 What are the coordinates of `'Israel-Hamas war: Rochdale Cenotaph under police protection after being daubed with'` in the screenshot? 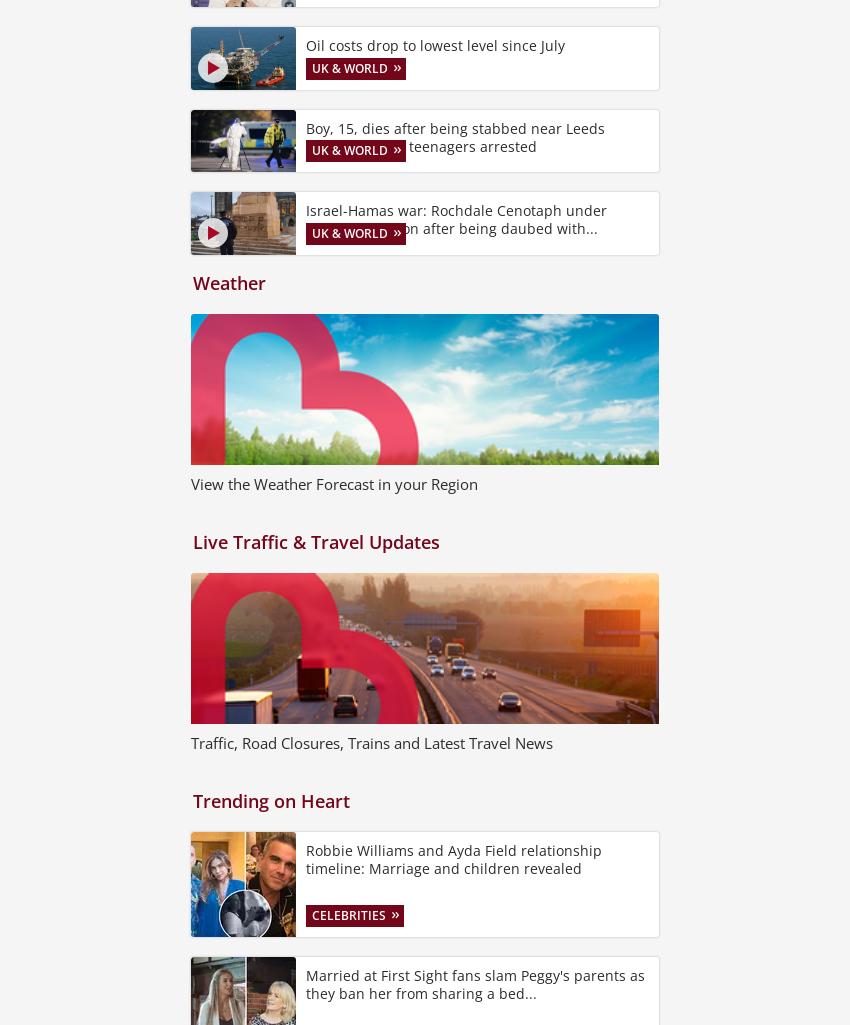 It's located at (455, 219).